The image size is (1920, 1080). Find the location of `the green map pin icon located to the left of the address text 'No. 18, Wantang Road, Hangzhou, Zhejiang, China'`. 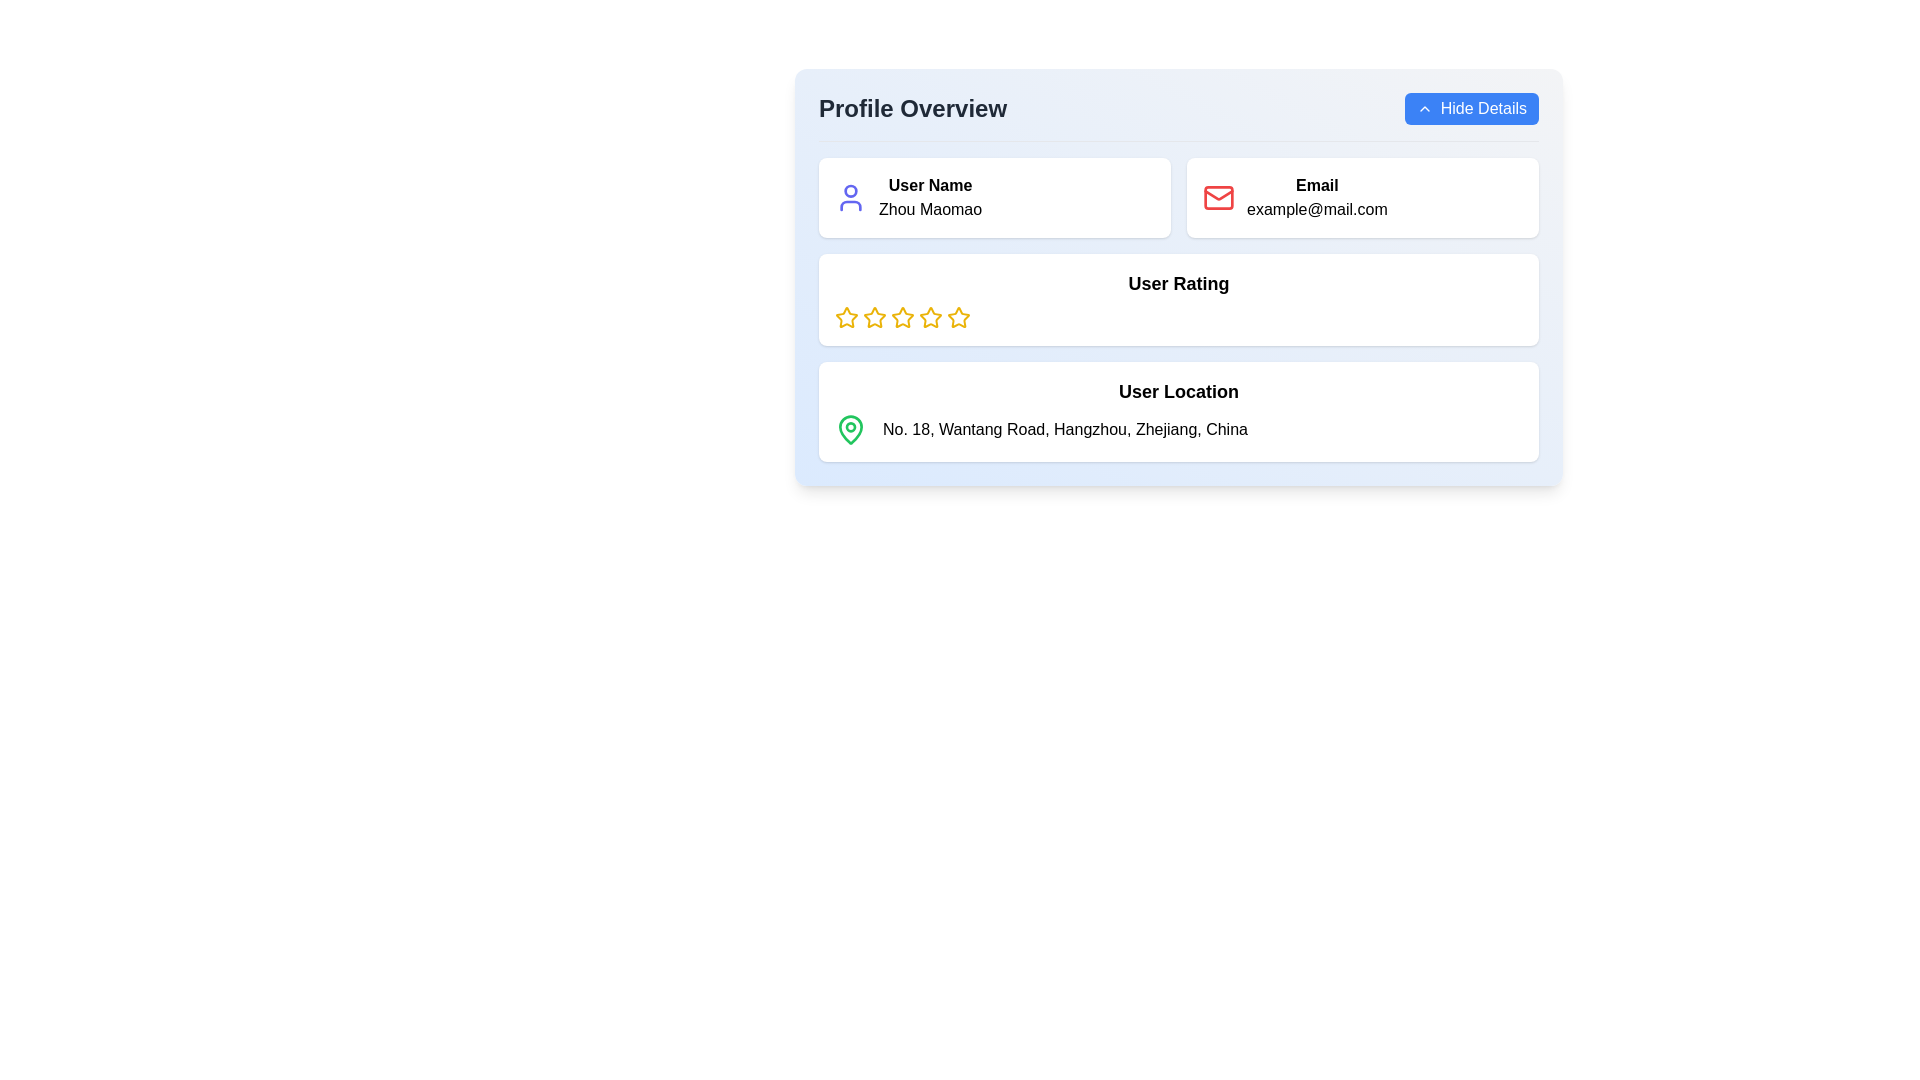

the green map pin icon located to the left of the address text 'No. 18, Wantang Road, Hangzhou, Zhejiang, China' is located at coordinates (850, 428).